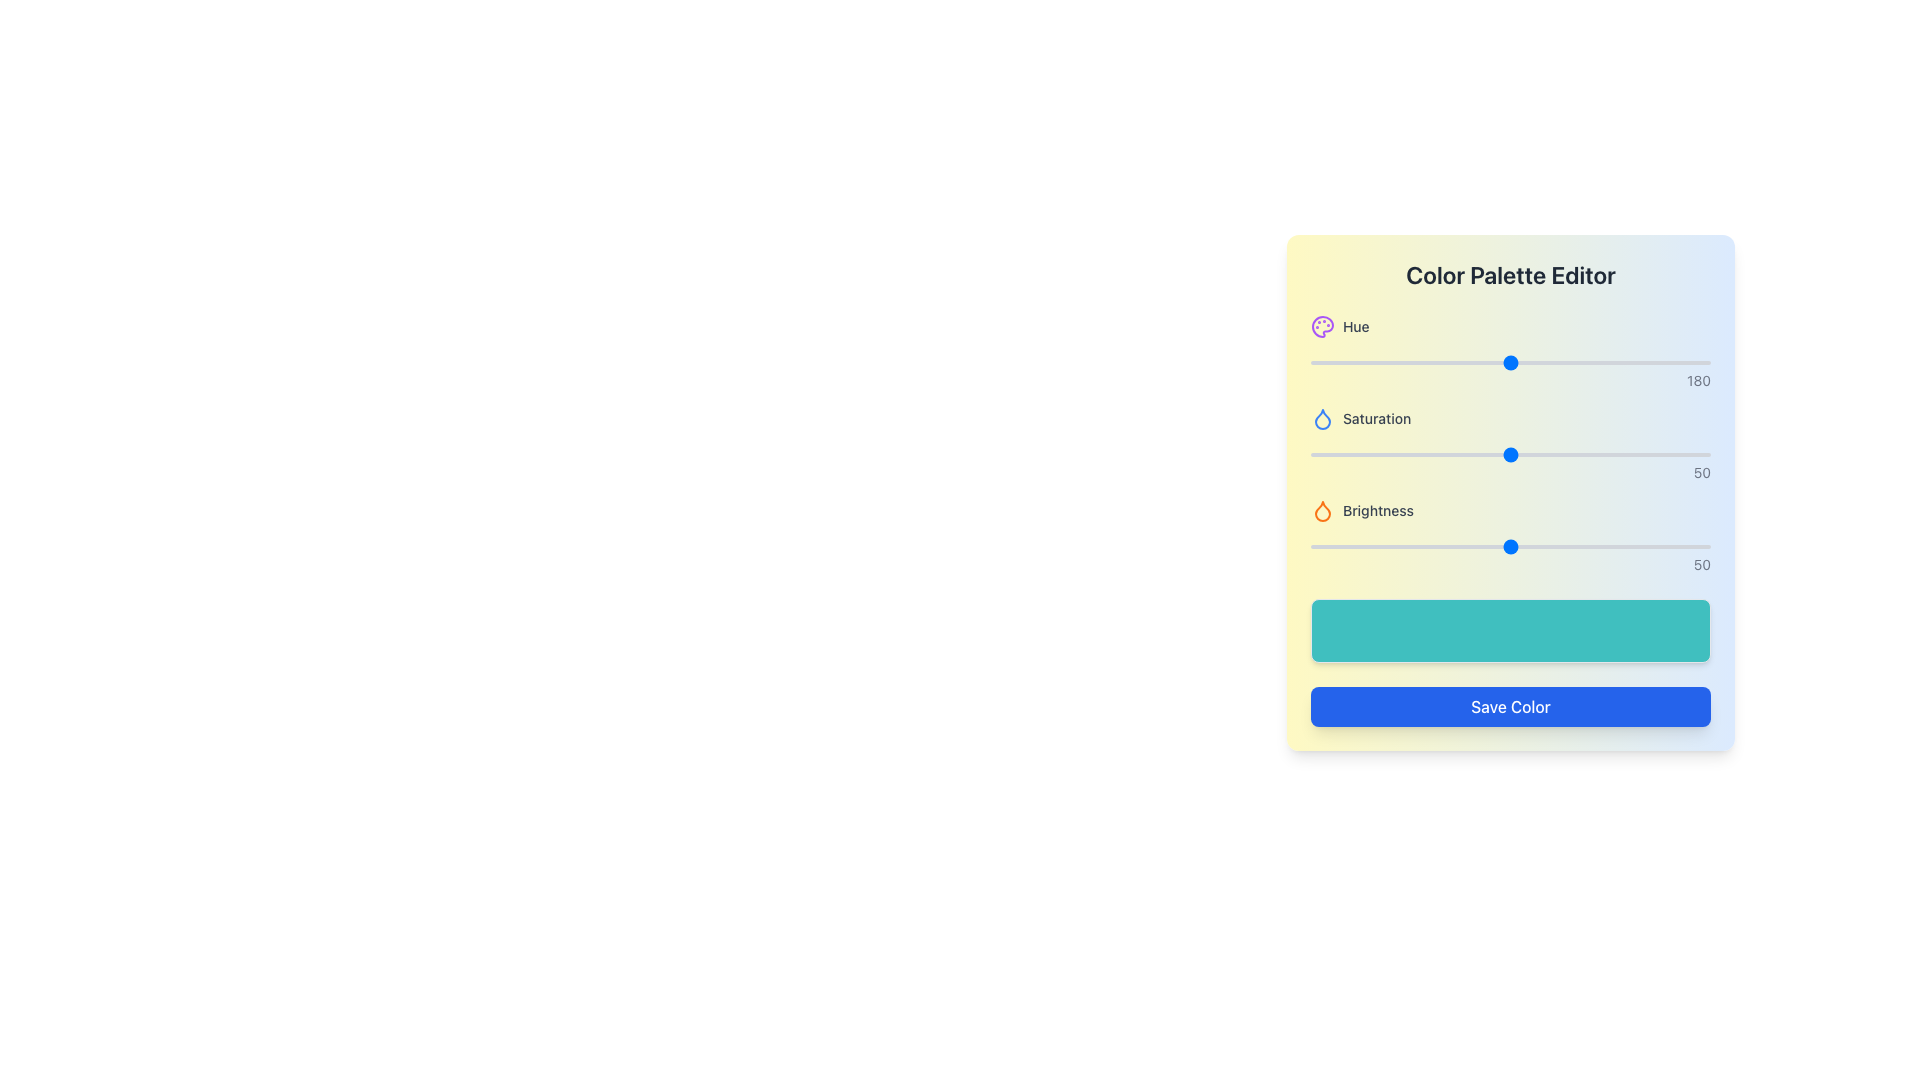  I want to click on hue, so click(1613, 362).